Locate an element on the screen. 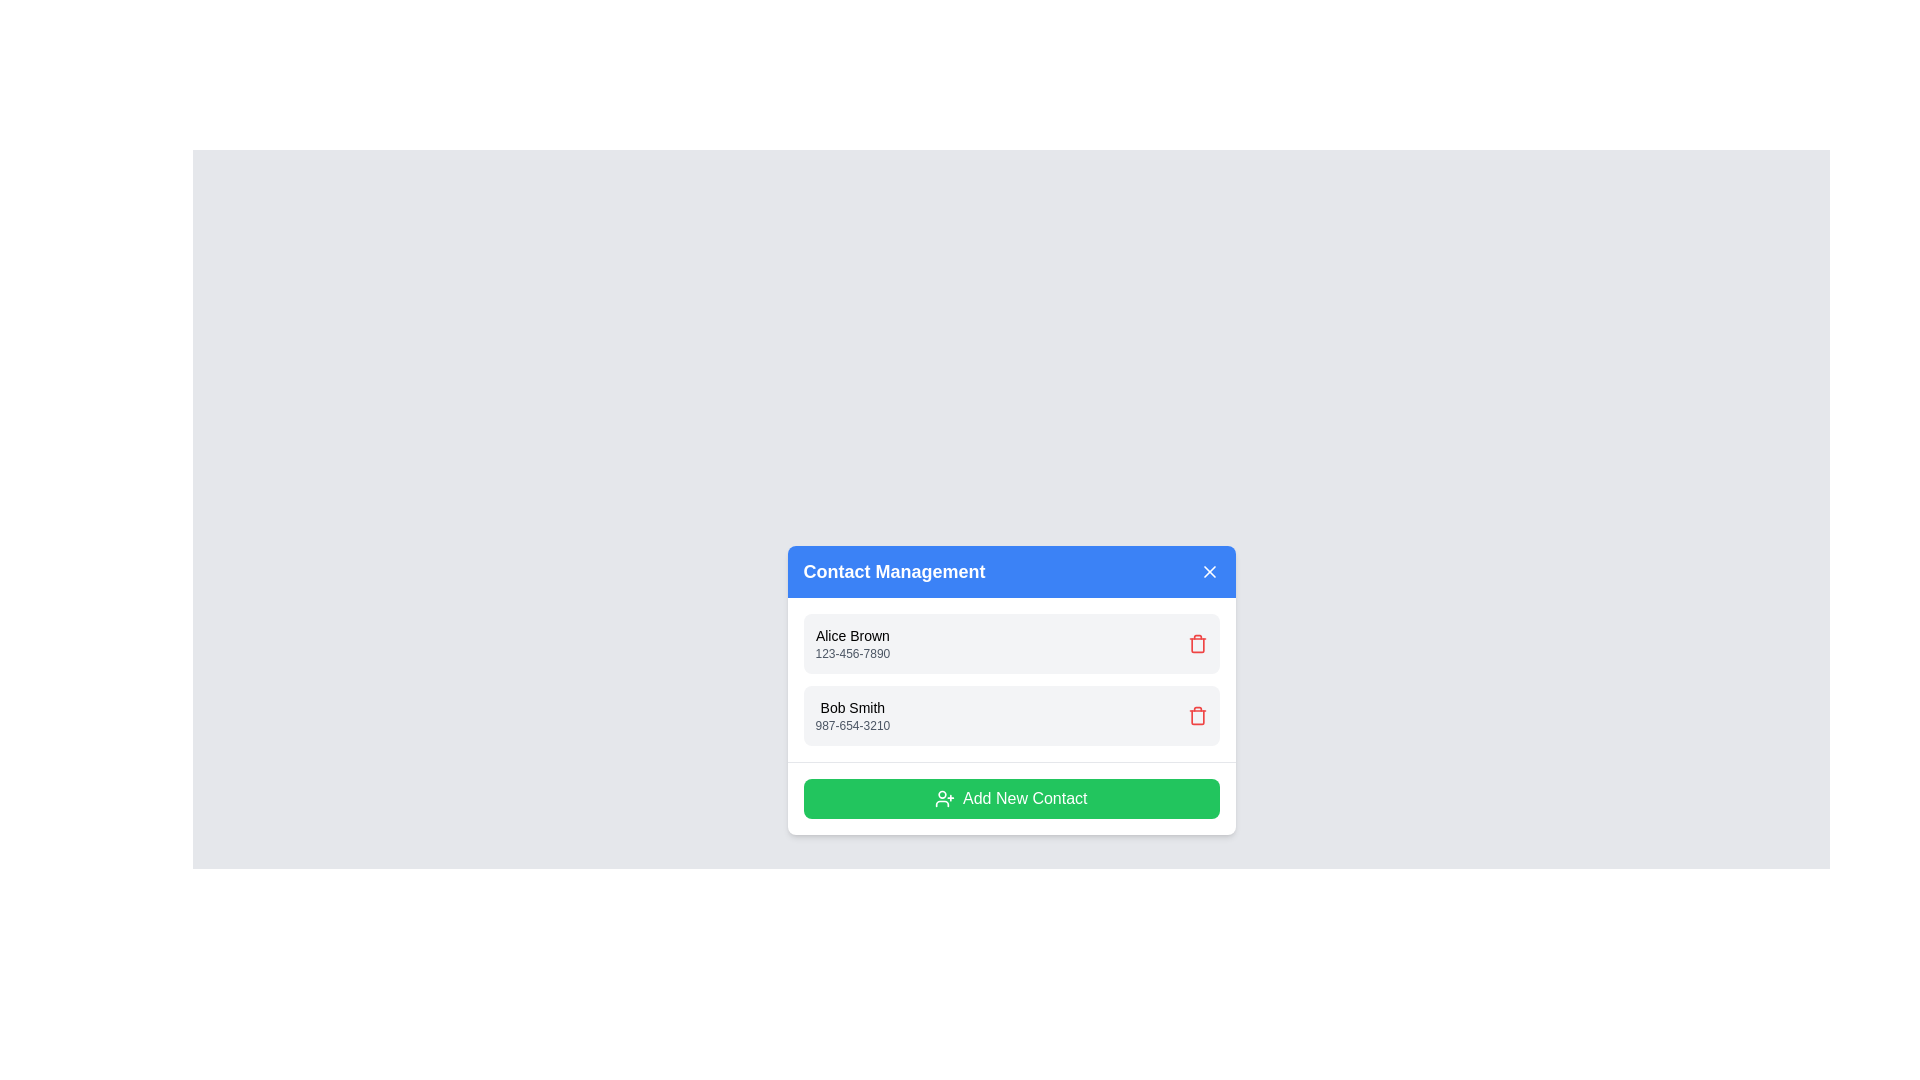  the contact details of Bob Smith is located at coordinates (852, 706).